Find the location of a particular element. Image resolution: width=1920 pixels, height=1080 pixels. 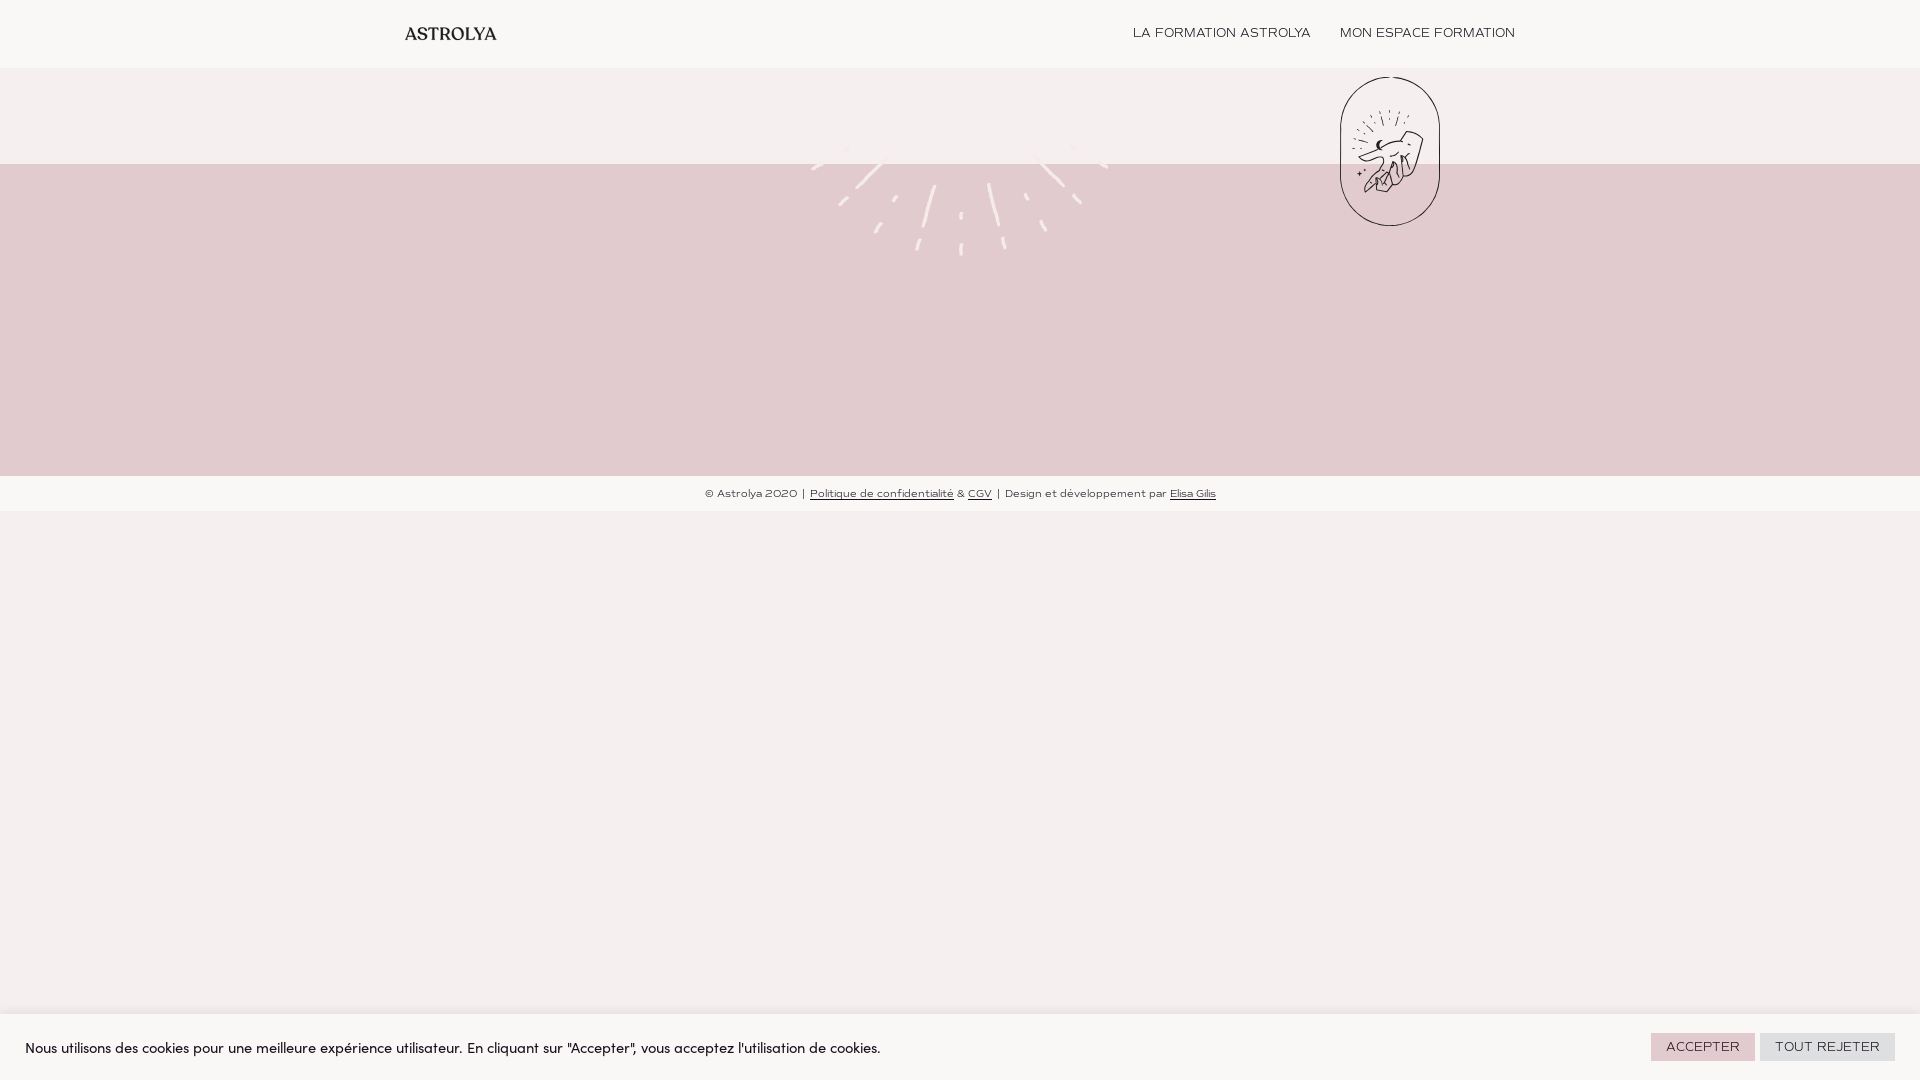

'TOUT REJETER' is located at coordinates (1827, 1045).